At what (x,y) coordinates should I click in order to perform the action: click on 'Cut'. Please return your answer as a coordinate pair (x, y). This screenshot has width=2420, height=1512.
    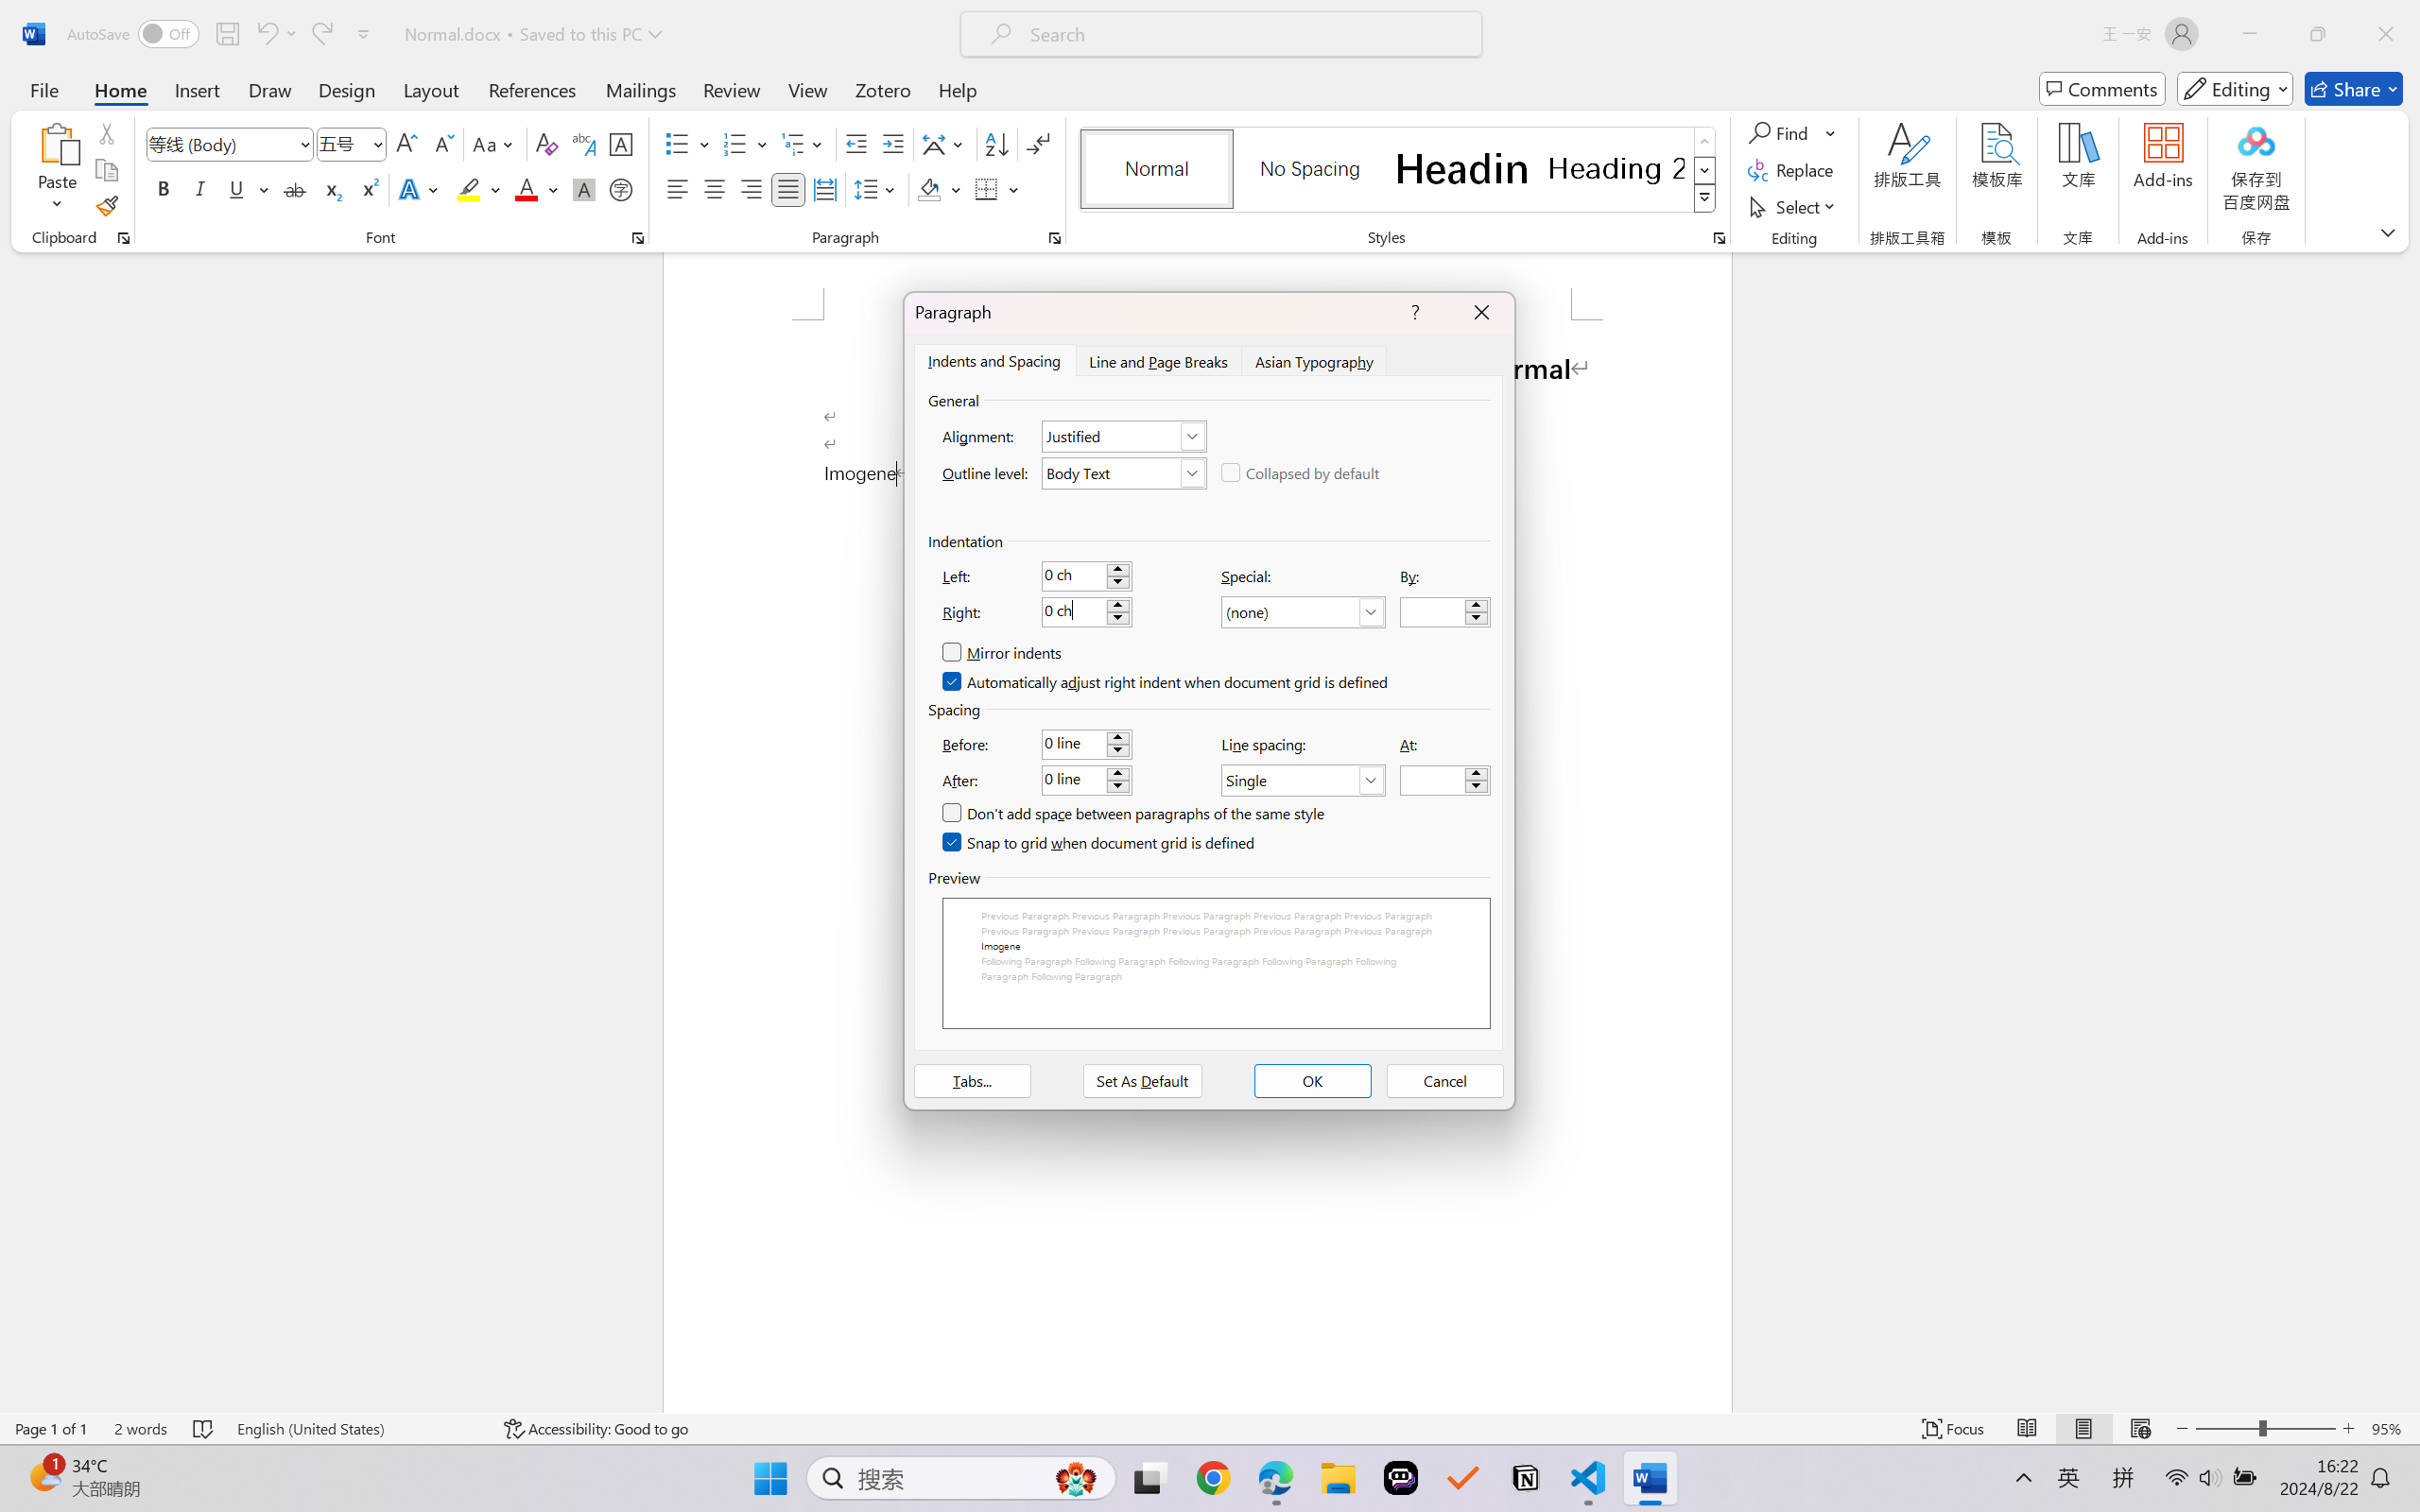
    Looking at the image, I should click on (105, 131).